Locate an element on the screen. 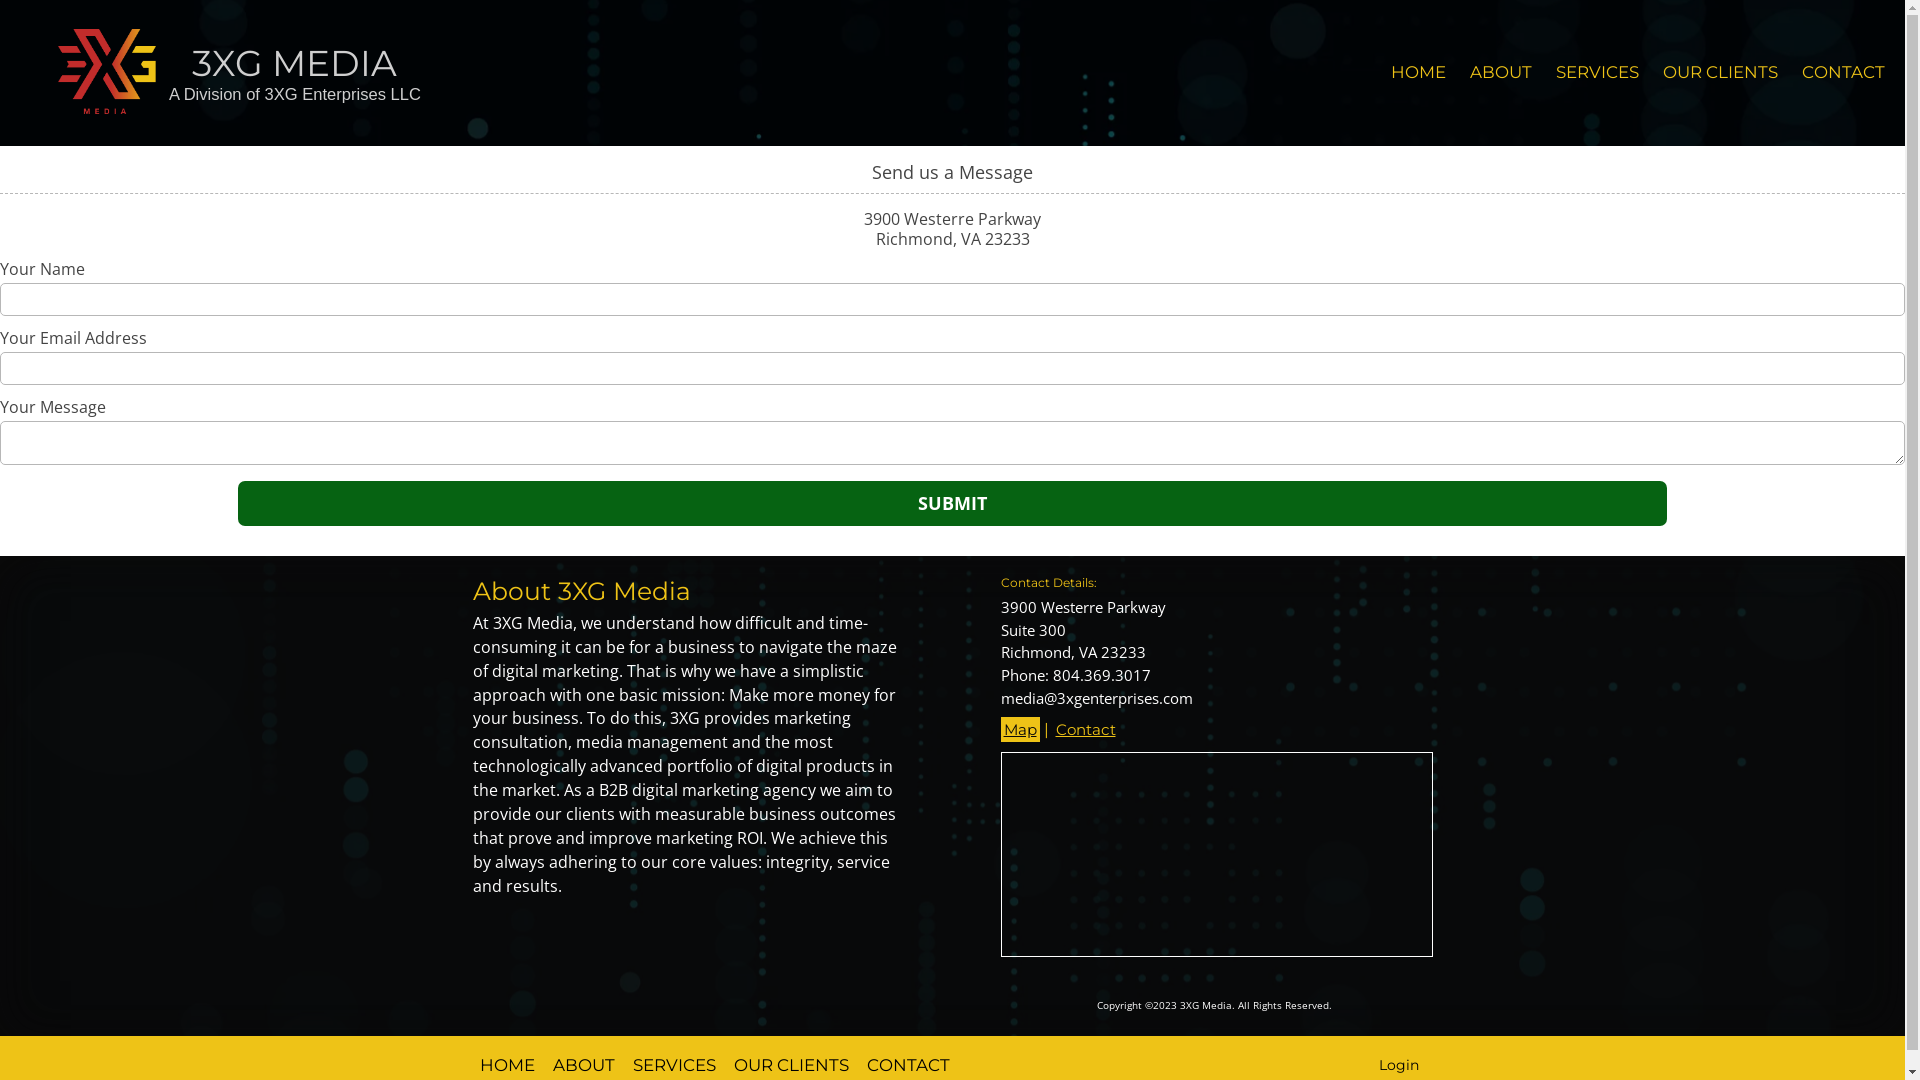  'Contact' is located at coordinates (1083, 729).